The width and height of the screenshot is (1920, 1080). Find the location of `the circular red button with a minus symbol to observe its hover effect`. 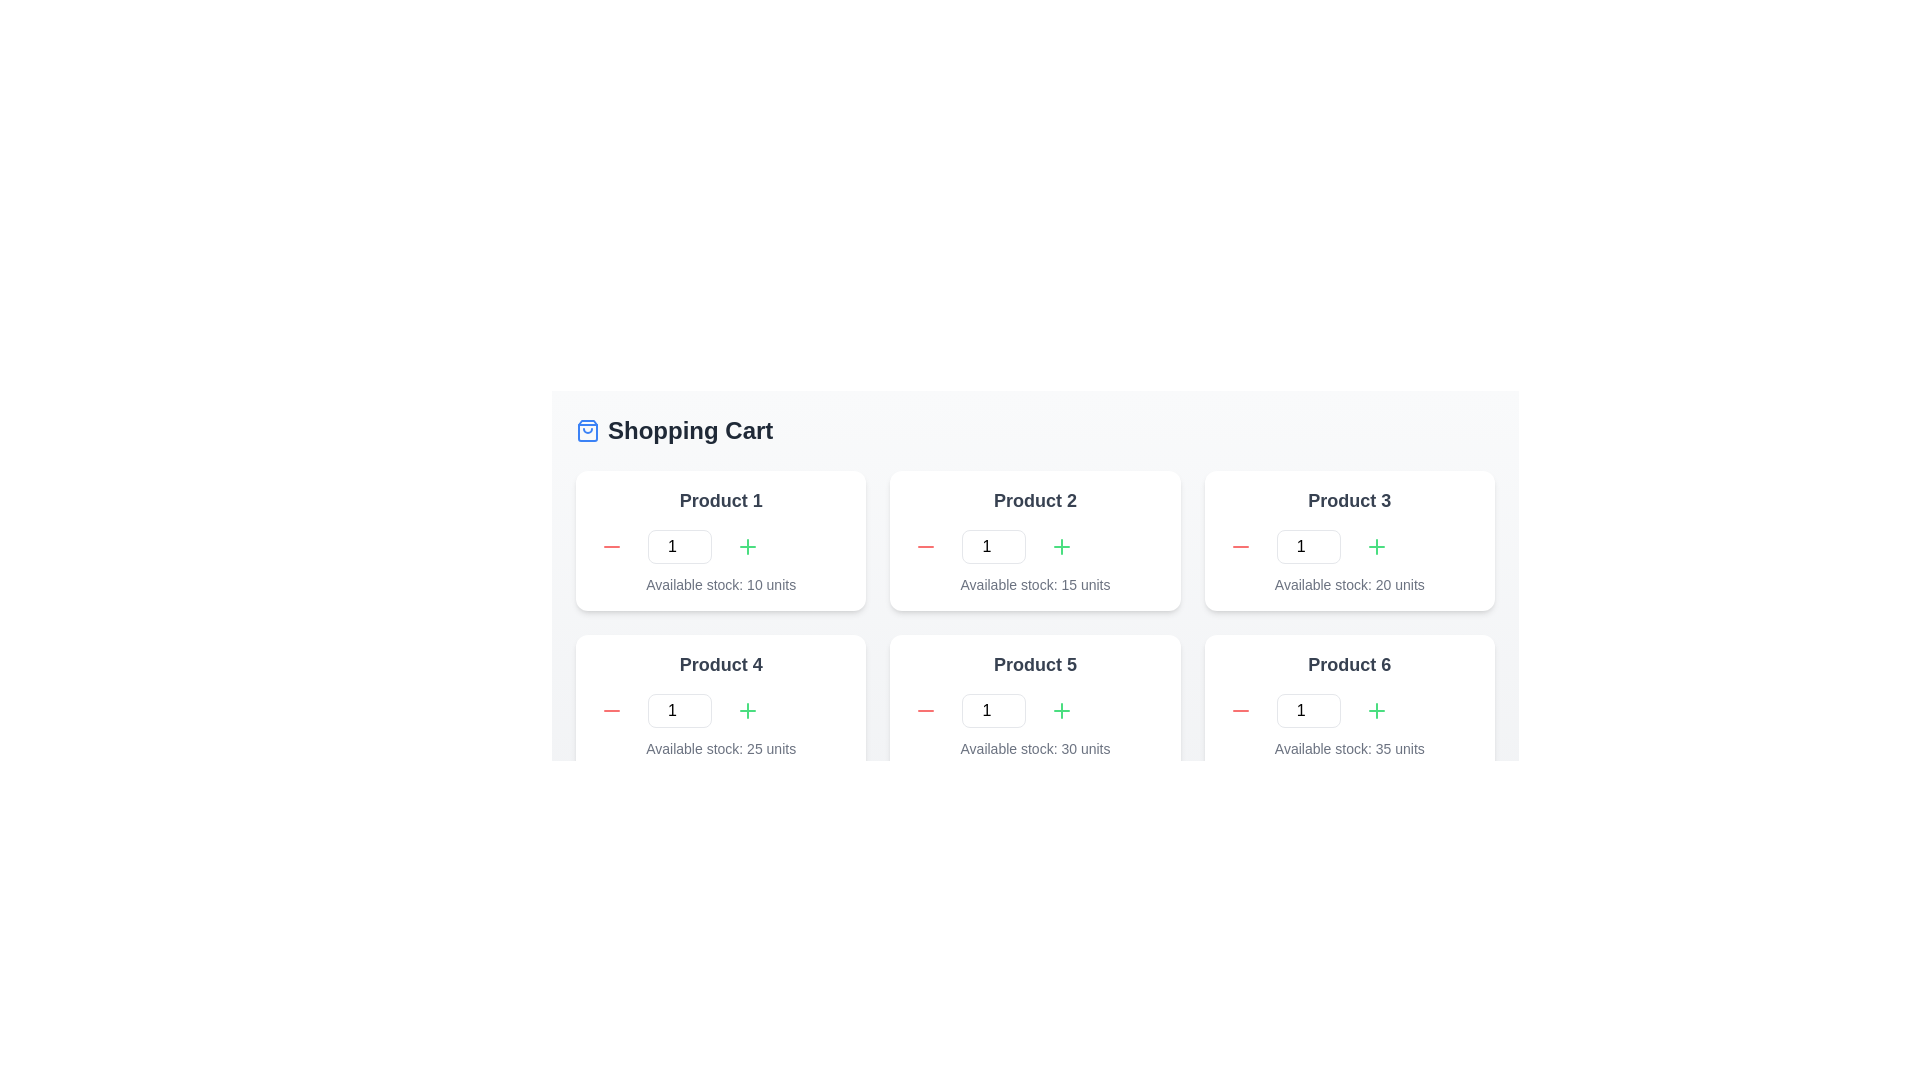

the circular red button with a minus symbol to observe its hover effect is located at coordinates (610, 709).